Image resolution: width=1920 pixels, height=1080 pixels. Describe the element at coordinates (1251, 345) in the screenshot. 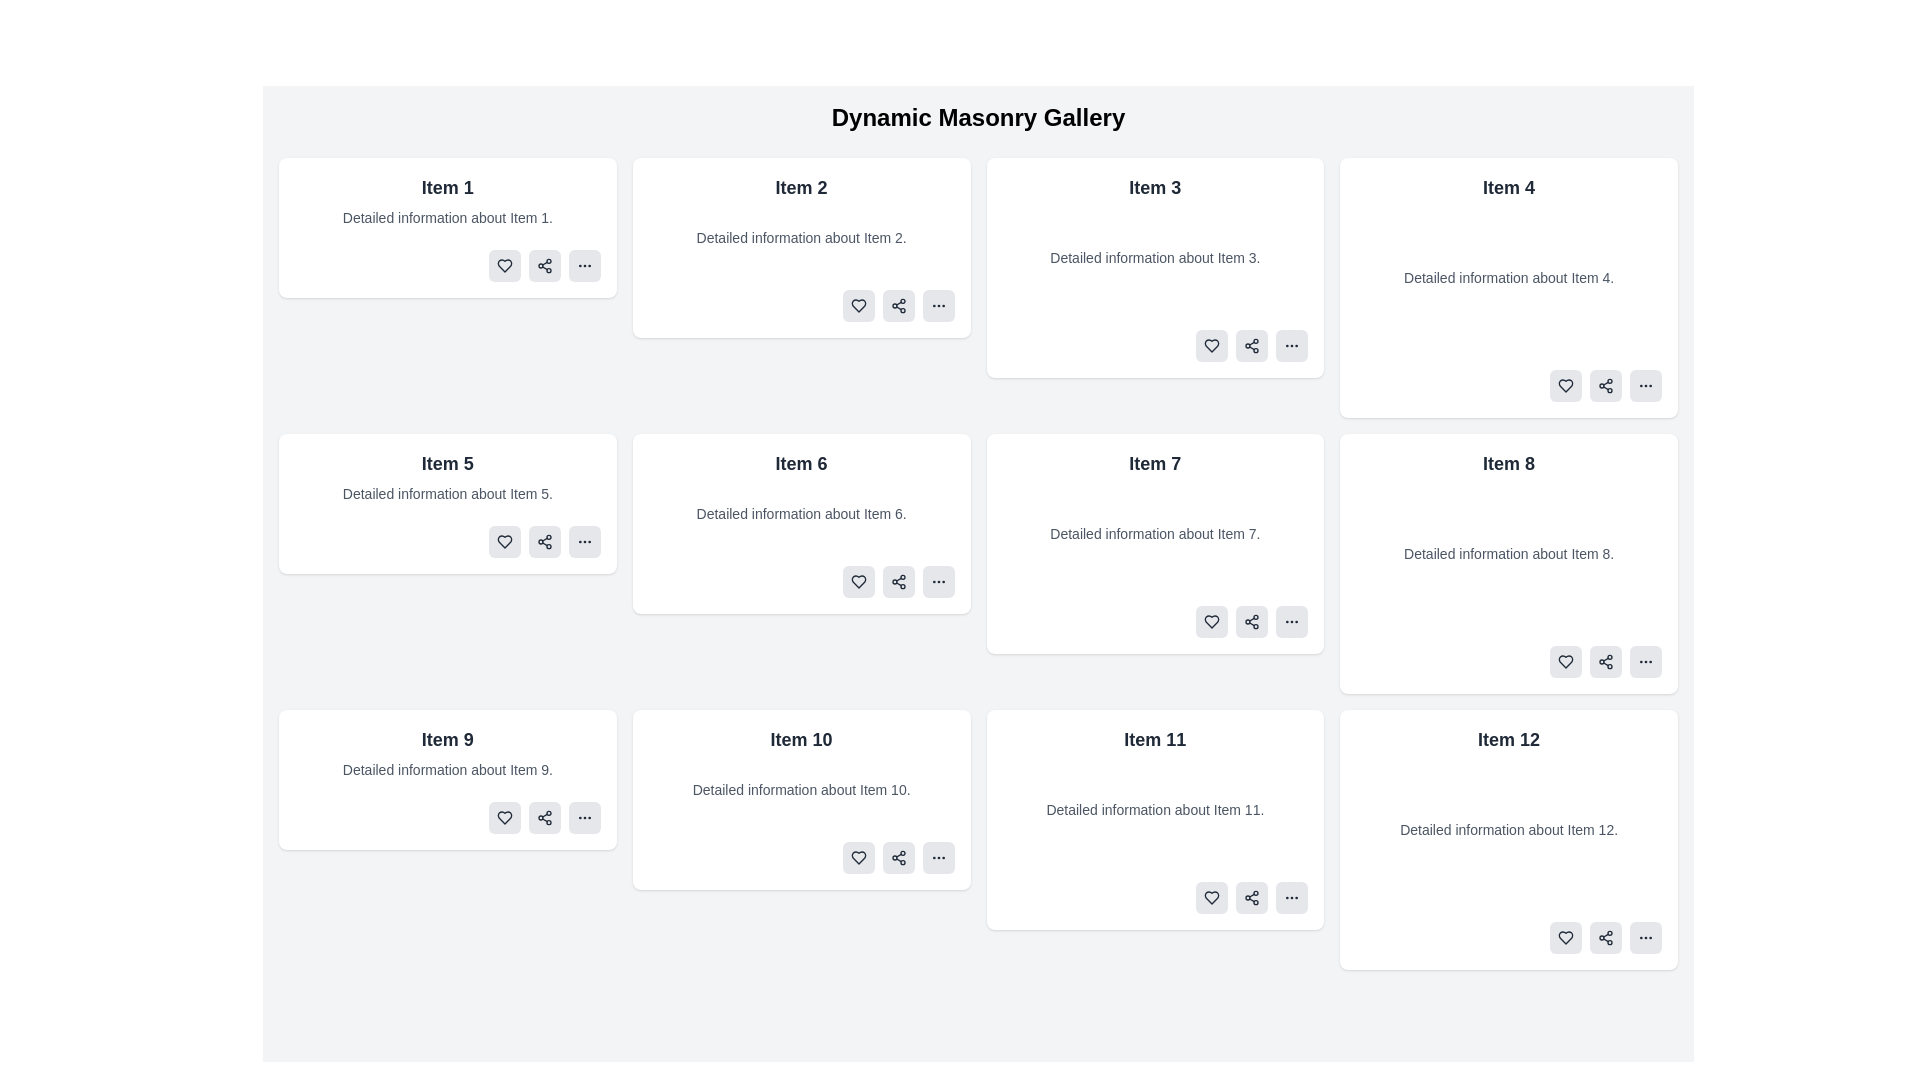

I see `the button with a gray background and rounded corners that contains a sharing icon, located at the bottom-right of the 'Item 3' card` at that location.